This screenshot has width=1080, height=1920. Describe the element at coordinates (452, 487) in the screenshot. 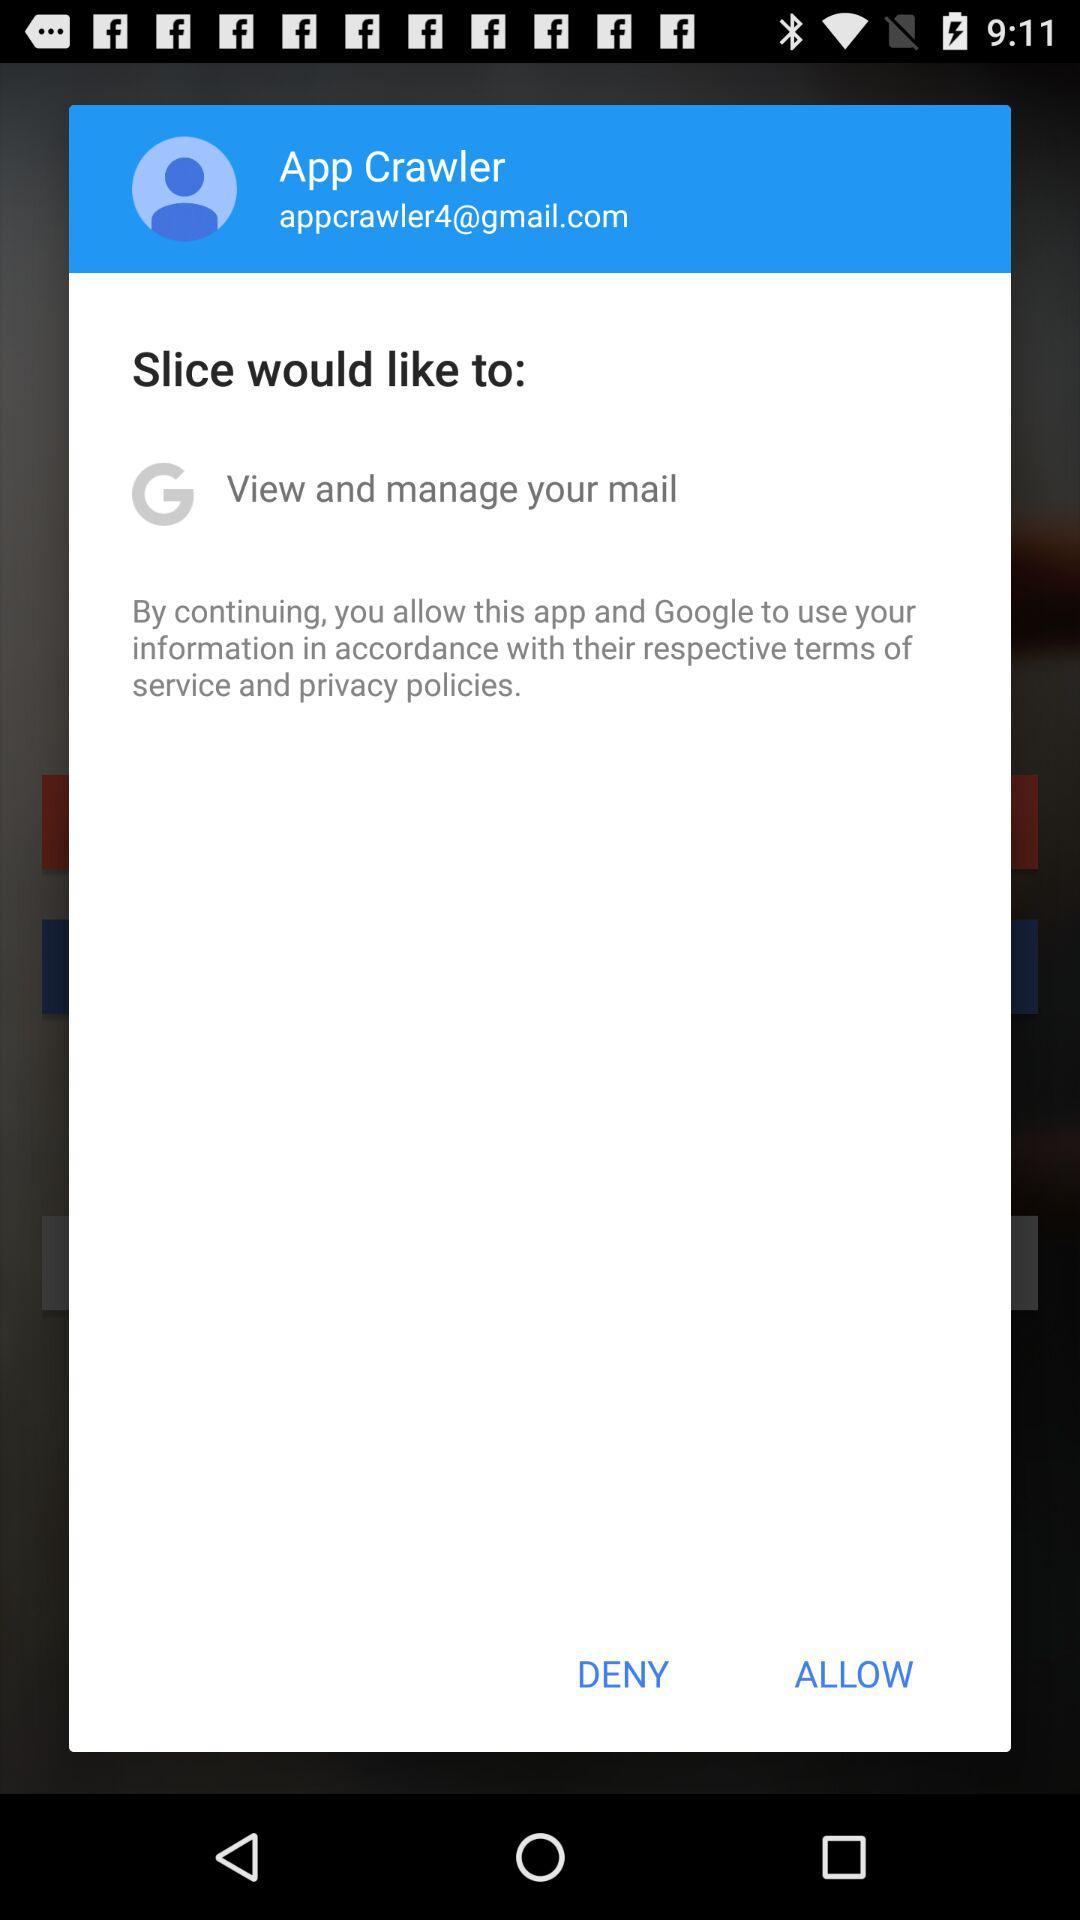

I see `icon below the slice would like` at that location.